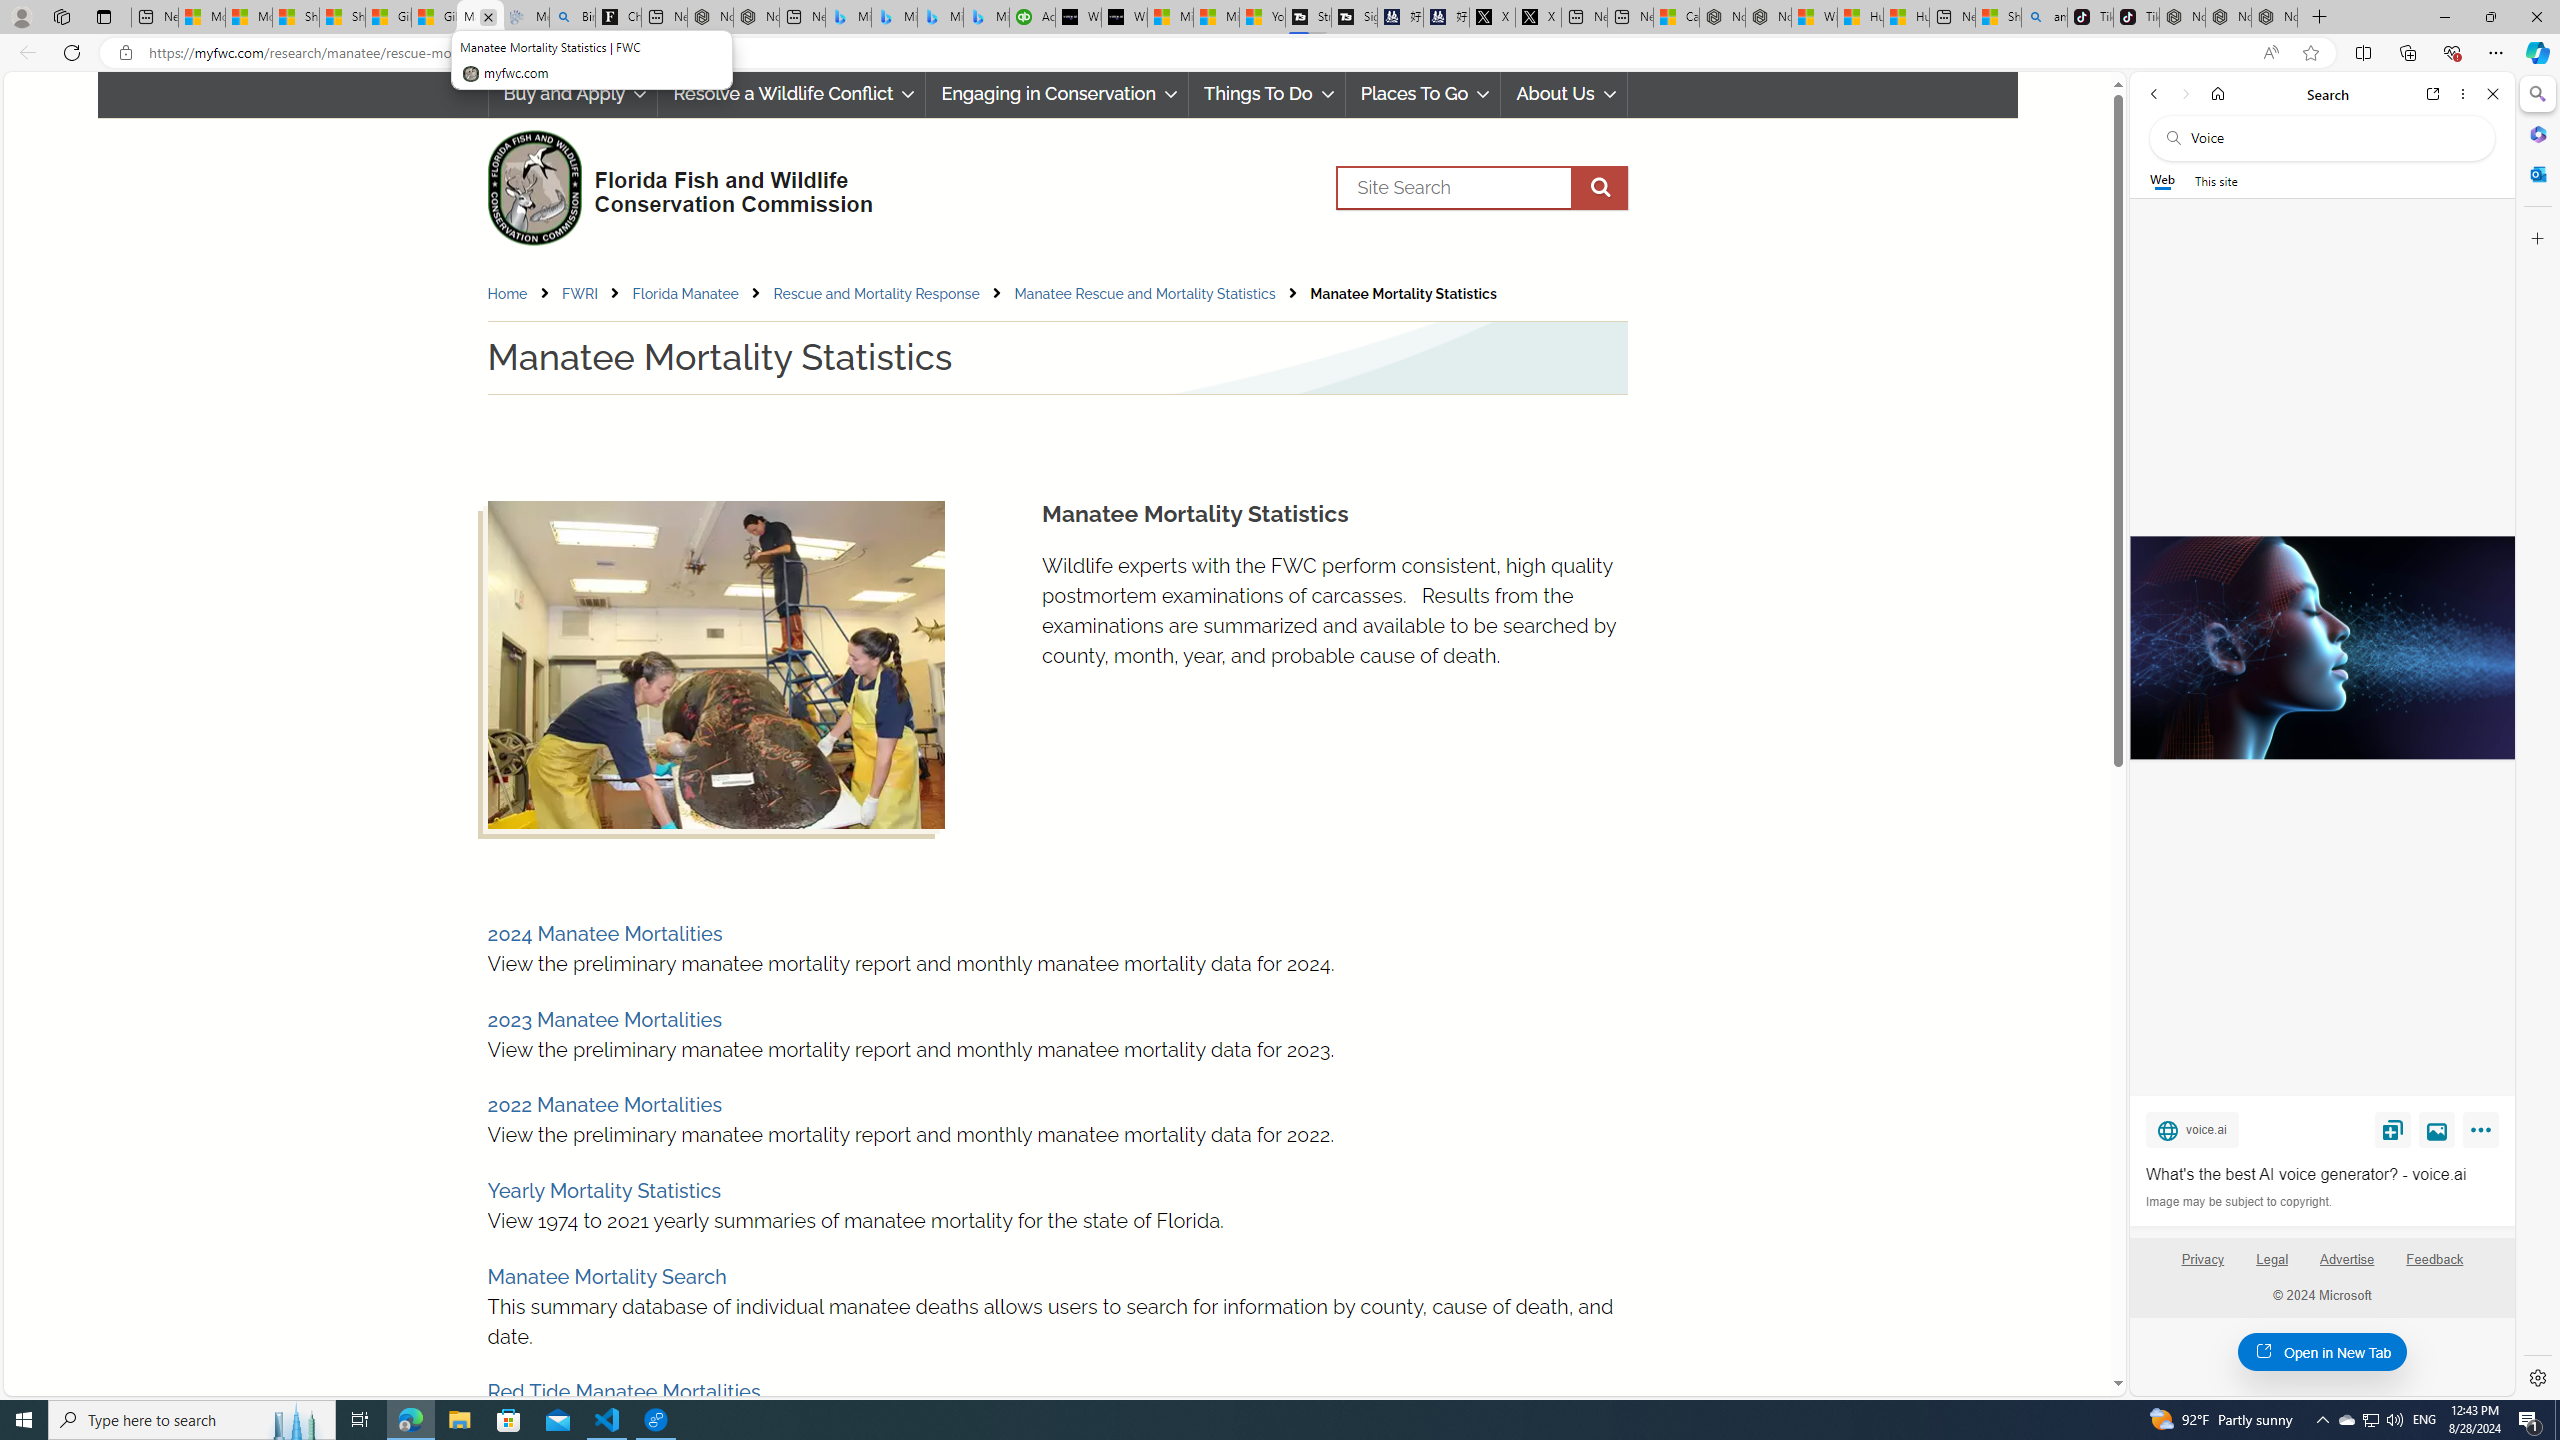 The width and height of the screenshot is (2560, 1440). What do you see at coordinates (2495, 51) in the screenshot?
I see `'Settings and more (Alt+F)'` at bounding box center [2495, 51].